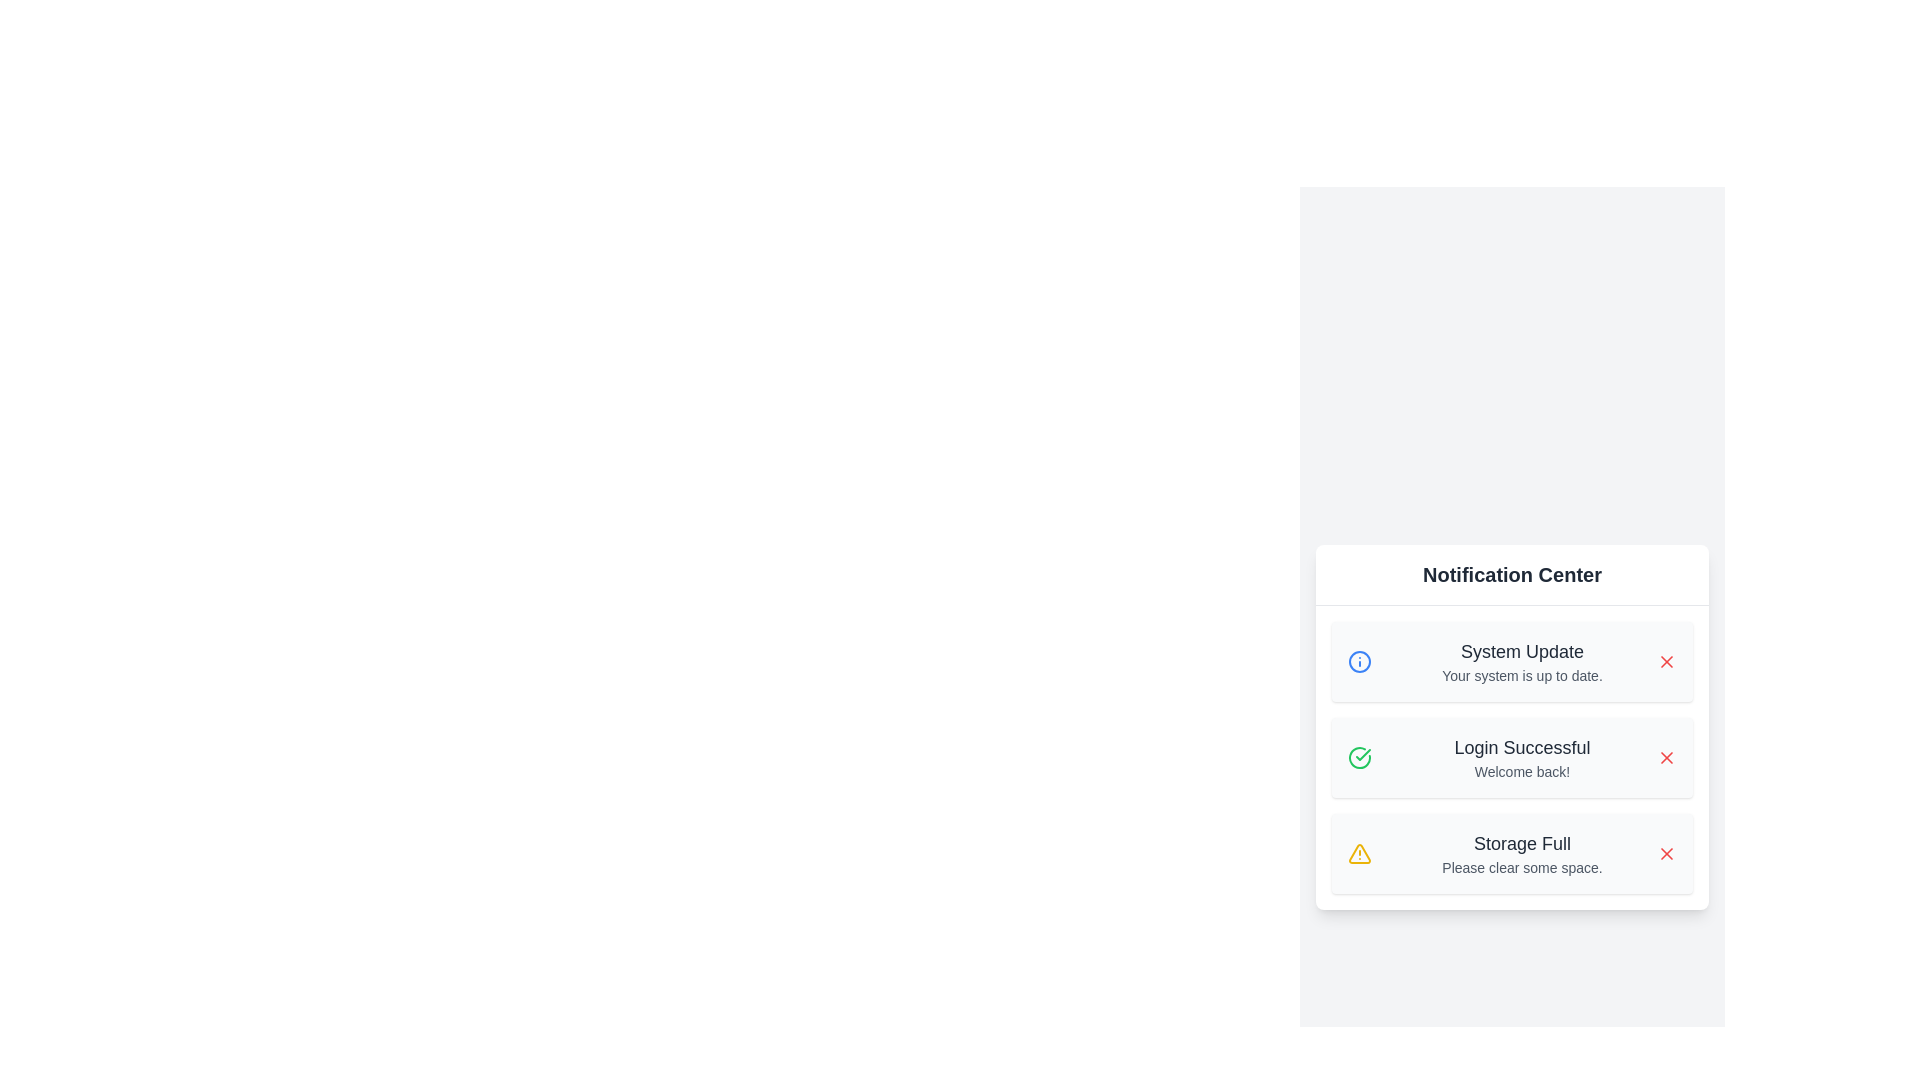 Image resolution: width=1920 pixels, height=1080 pixels. Describe the element at coordinates (1512, 661) in the screenshot. I see `the info icon of the Notification card titled 'System Update', which is characterized by a gray background and a prominent title in bold text` at that location.